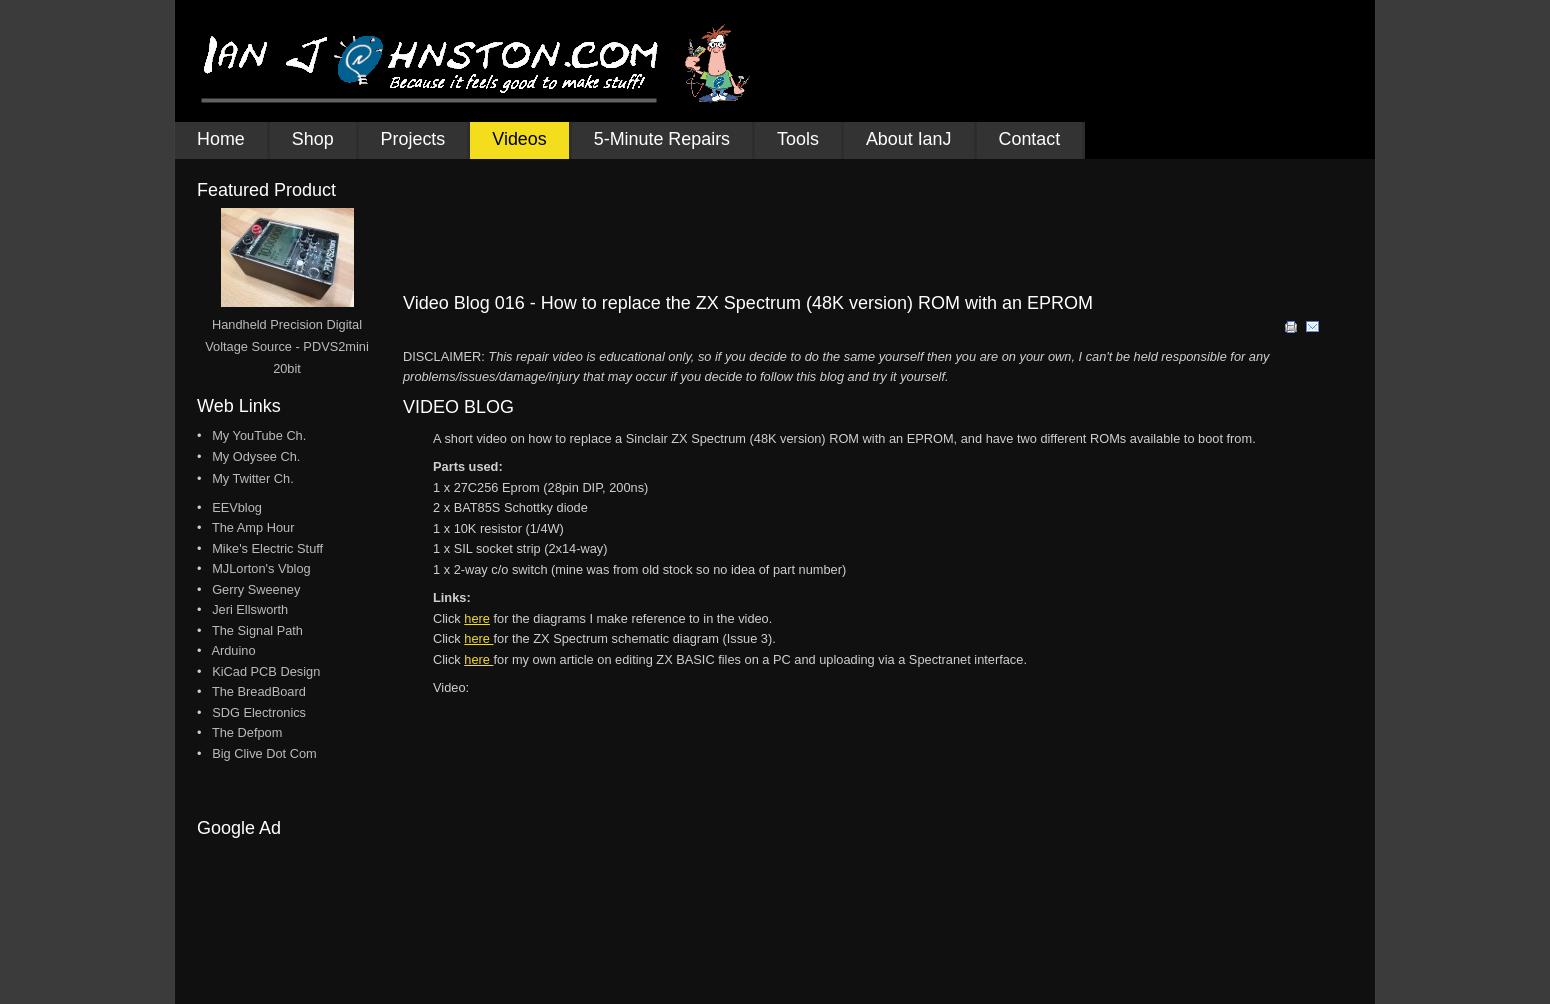  I want to click on '1 x SIL socket strip (2x14-way)', so click(433, 548).